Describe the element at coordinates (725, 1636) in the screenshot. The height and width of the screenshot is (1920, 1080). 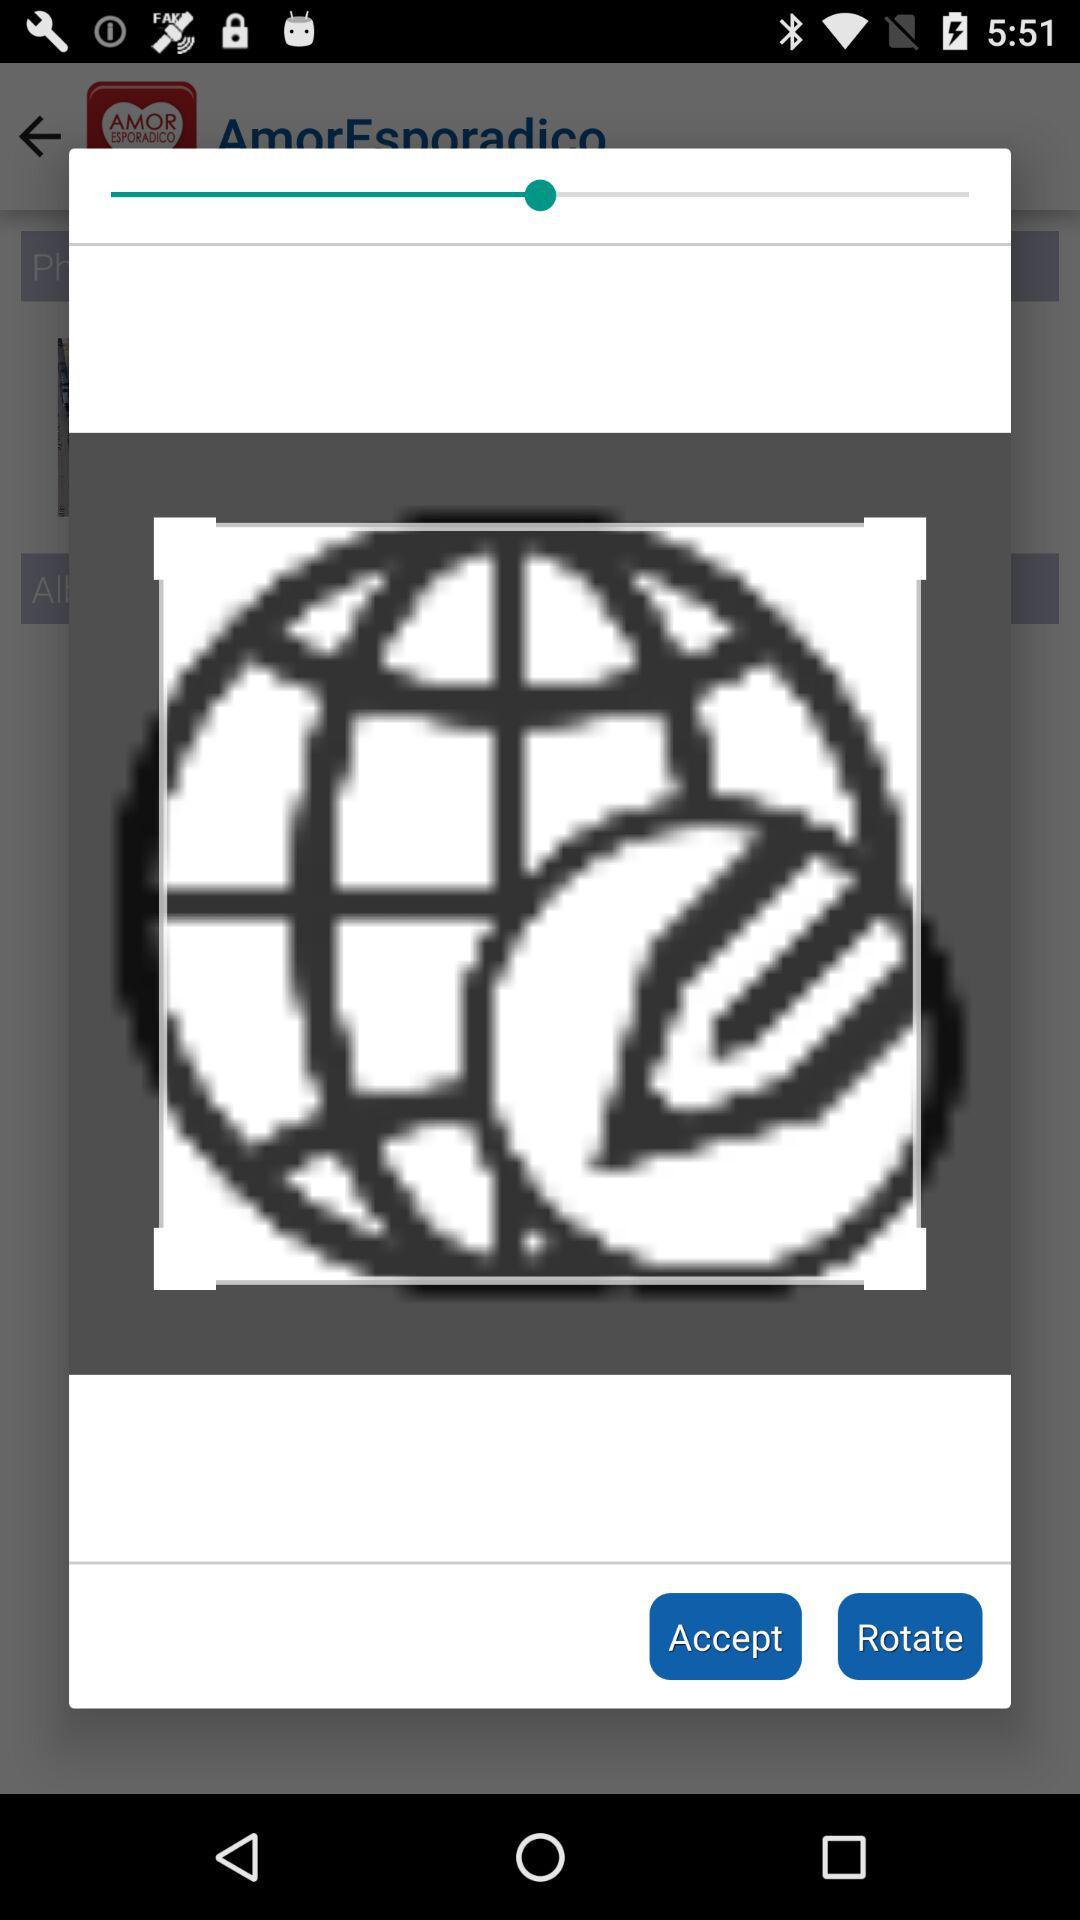
I see `the icon to the left of rotate icon` at that location.